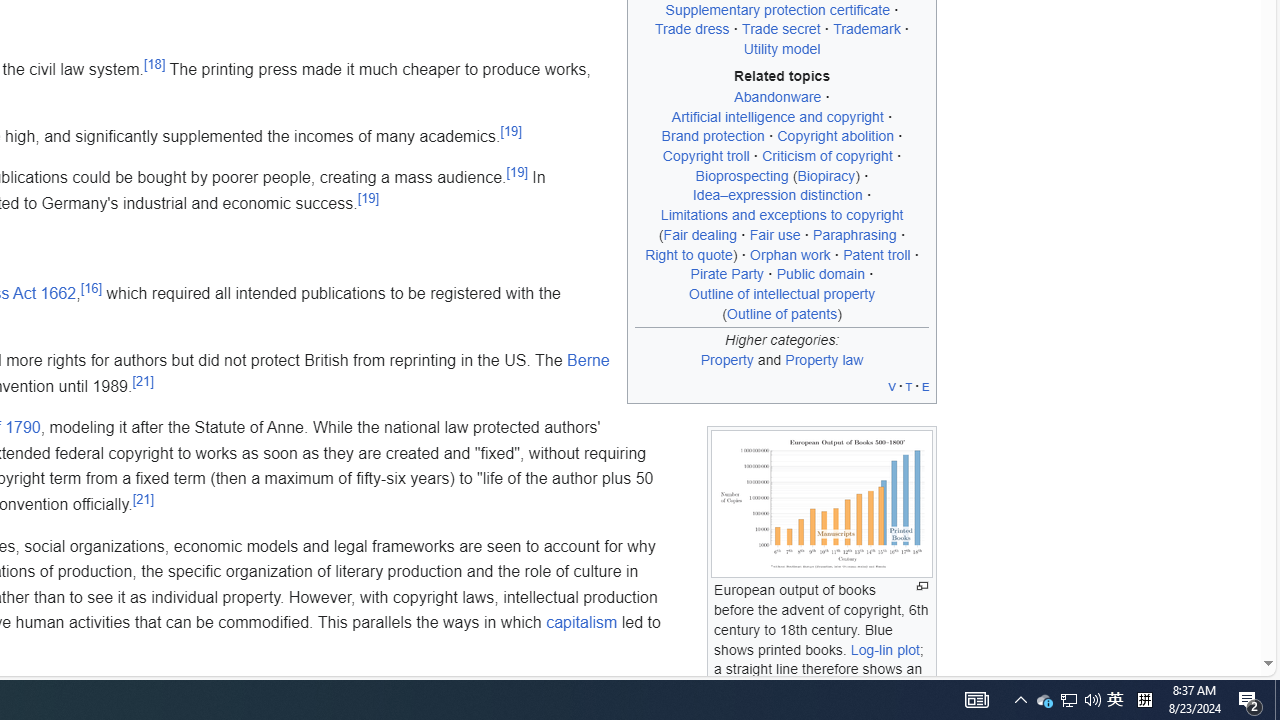 This screenshot has height=720, width=1280. Describe the element at coordinates (827, 155) in the screenshot. I see `'Criticism of copyright'` at that location.